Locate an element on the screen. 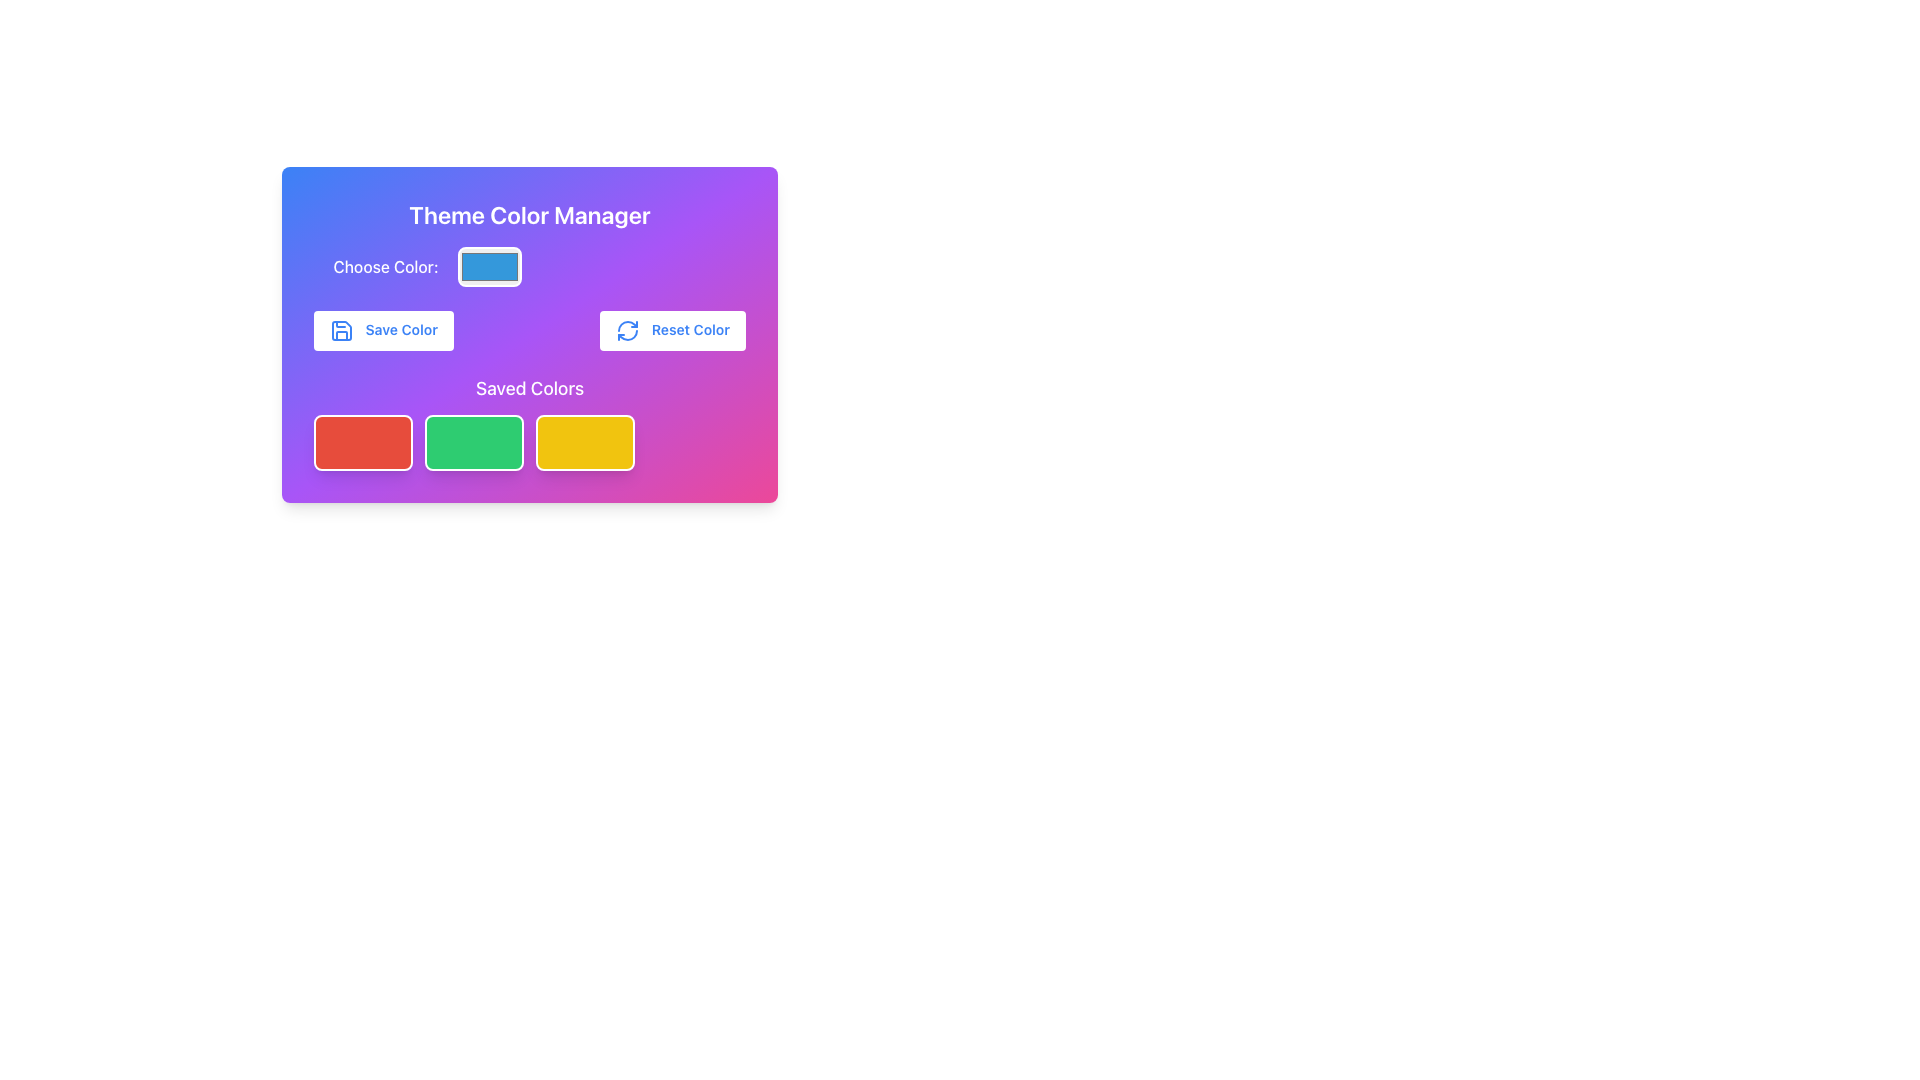 The width and height of the screenshot is (1920, 1080). the reset button located to the right of the 'Save Color' button is located at coordinates (673, 330).